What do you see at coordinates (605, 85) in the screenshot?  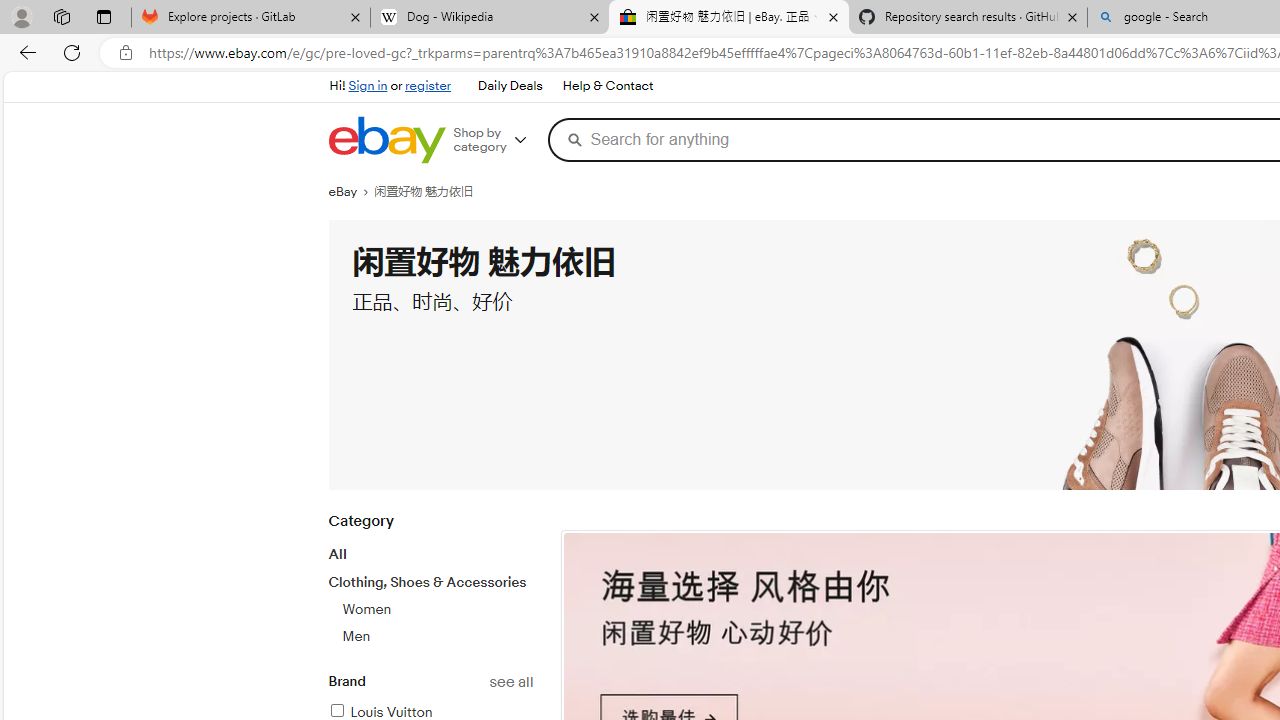 I see `'Help & Contact'` at bounding box center [605, 85].